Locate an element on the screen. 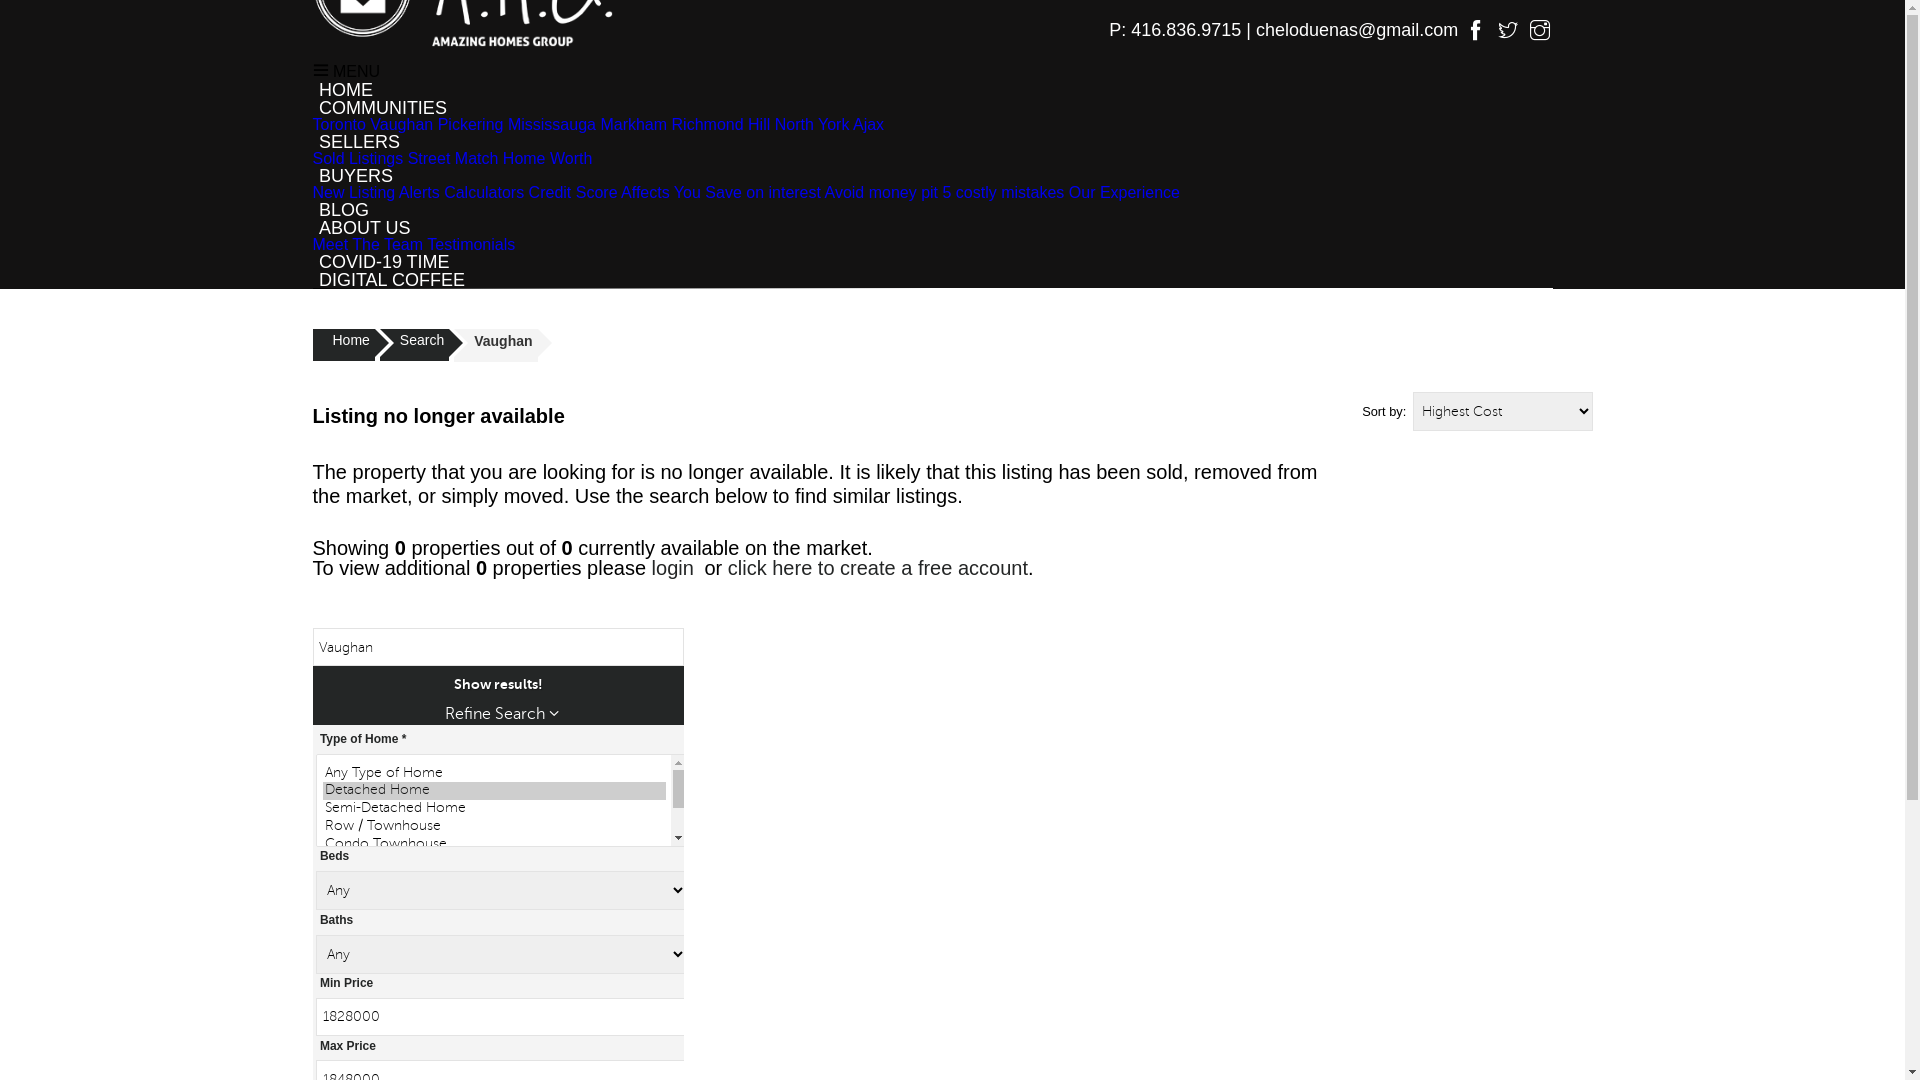 The image size is (1920, 1080). 'DIGITAL COFFEE' is located at coordinates (391, 280).